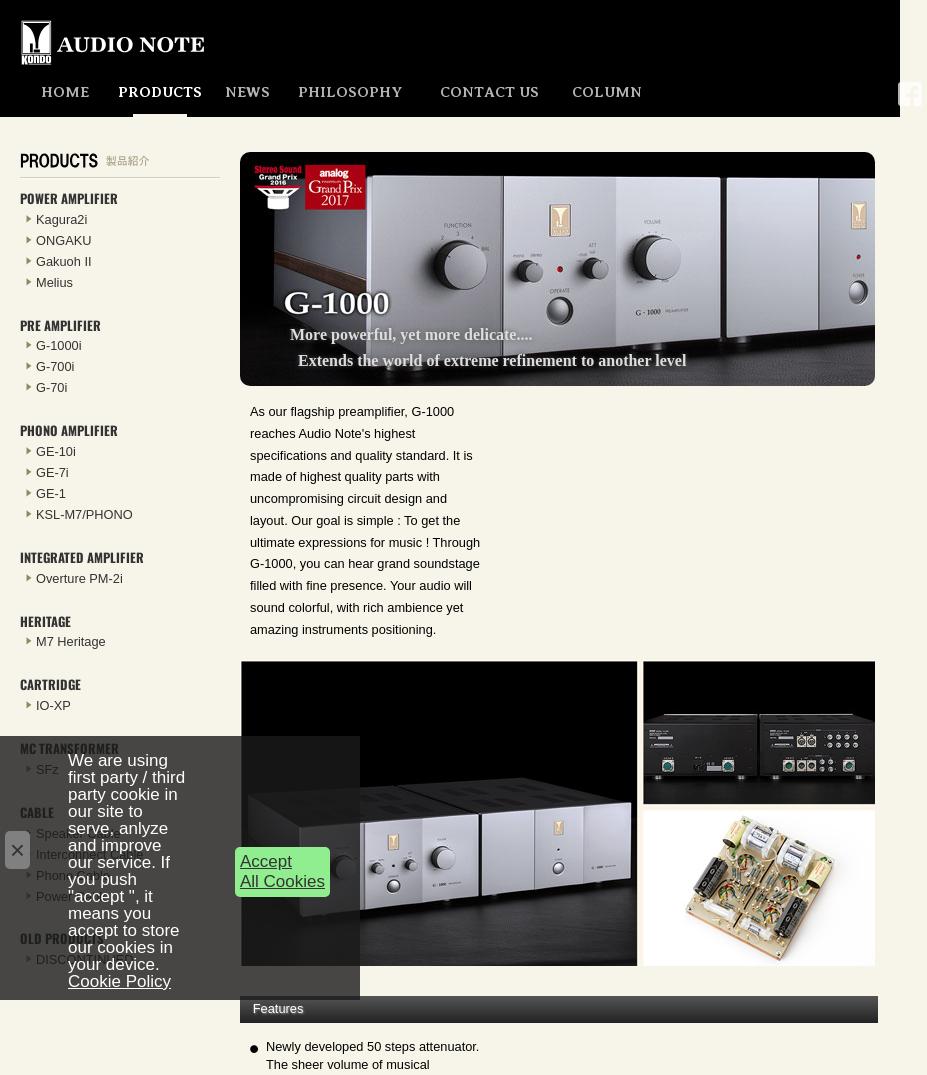 The width and height of the screenshot is (927, 1075). I want to click on 'As our flagship preamplifier, G-1000 reaches Audio Note's highest specifications and quality standard.
					It is made of highest quality parts with uncompromising circuit design and layout.
					Our goal is simple : To get the ultimate expressions for music !
					Through G-1000, you can hear grand soundstage filled with fine presence.
					Your audio will sound colorful, with rich ambience yet amazing instruments positioning.', so click(250, 518).